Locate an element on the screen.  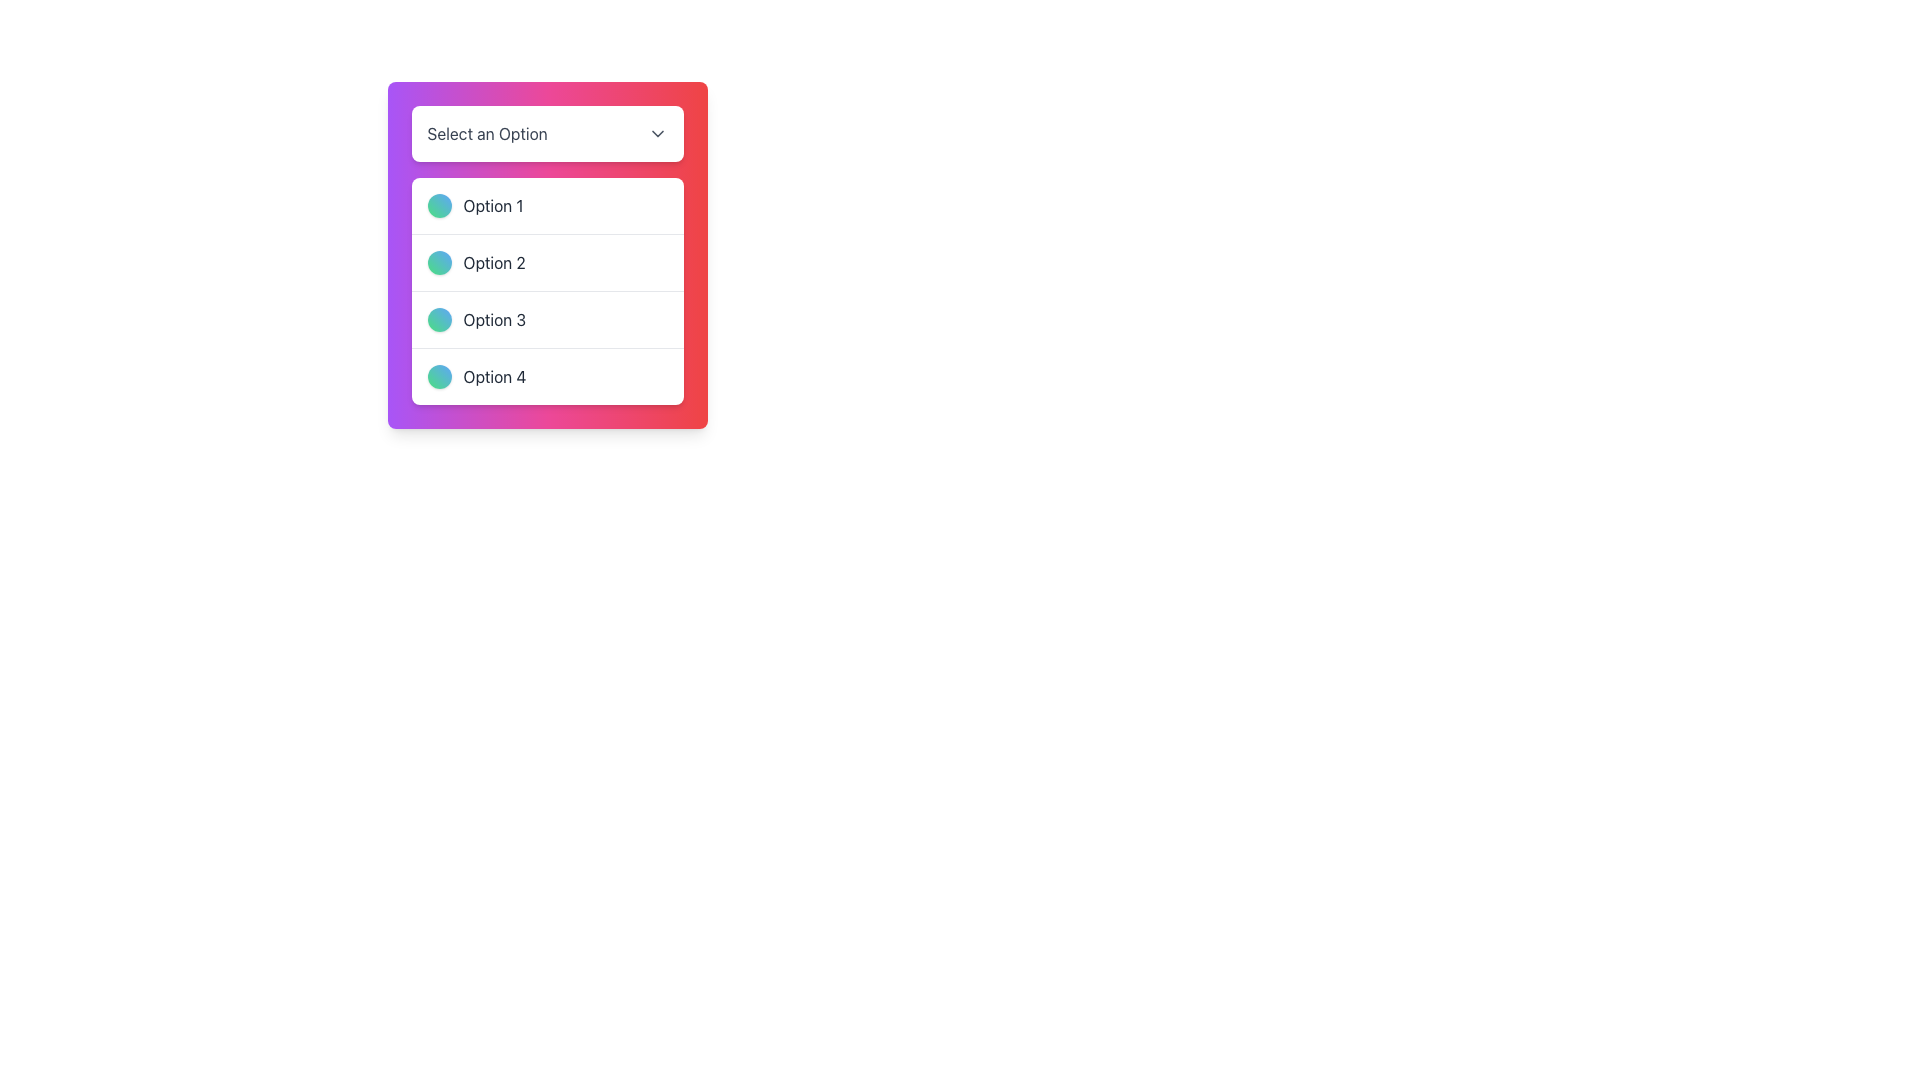
displayed text 'Option 1' from the text label, which is styled in dark gray and is part of a dropdown menu item is located at coordinates (493, 205).